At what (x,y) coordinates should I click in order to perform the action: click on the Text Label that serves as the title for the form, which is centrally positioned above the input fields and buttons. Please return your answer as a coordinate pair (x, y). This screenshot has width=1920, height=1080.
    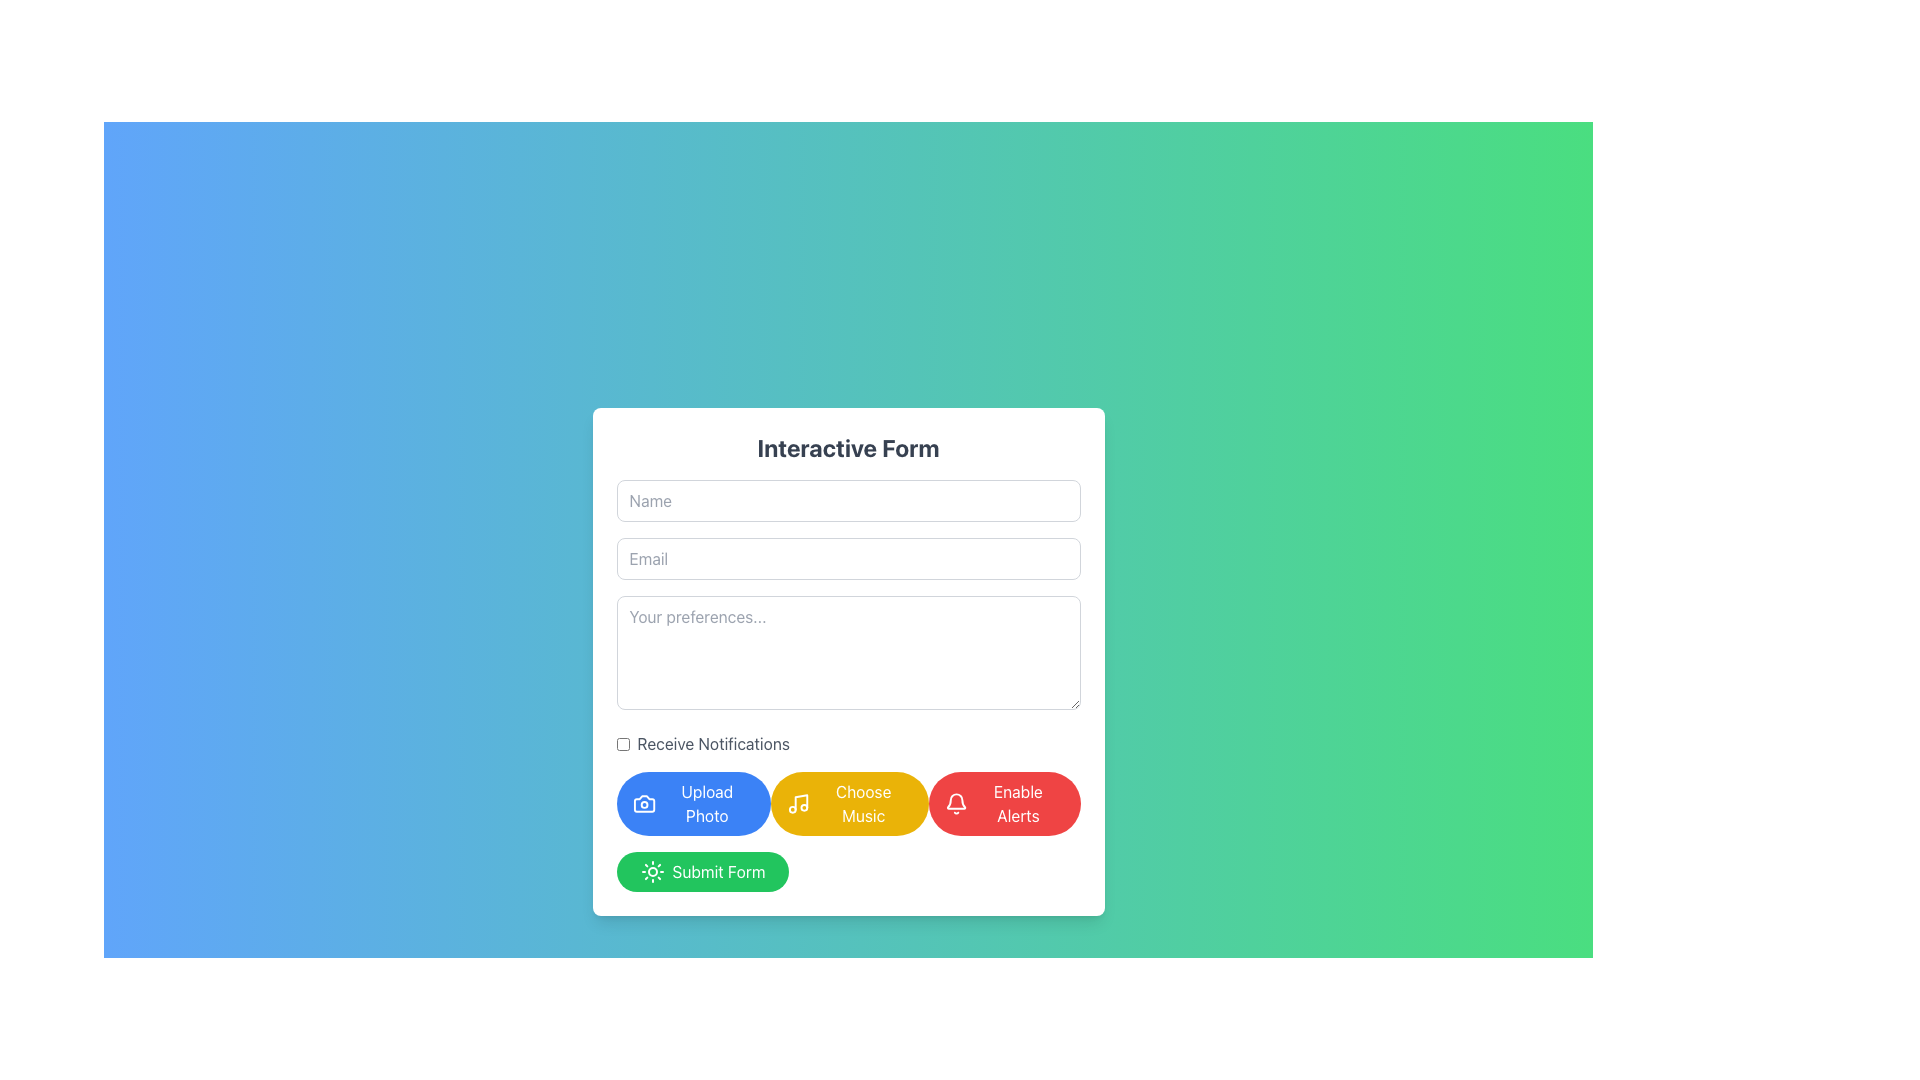
    Looking at the image, I should click on (848, 446).